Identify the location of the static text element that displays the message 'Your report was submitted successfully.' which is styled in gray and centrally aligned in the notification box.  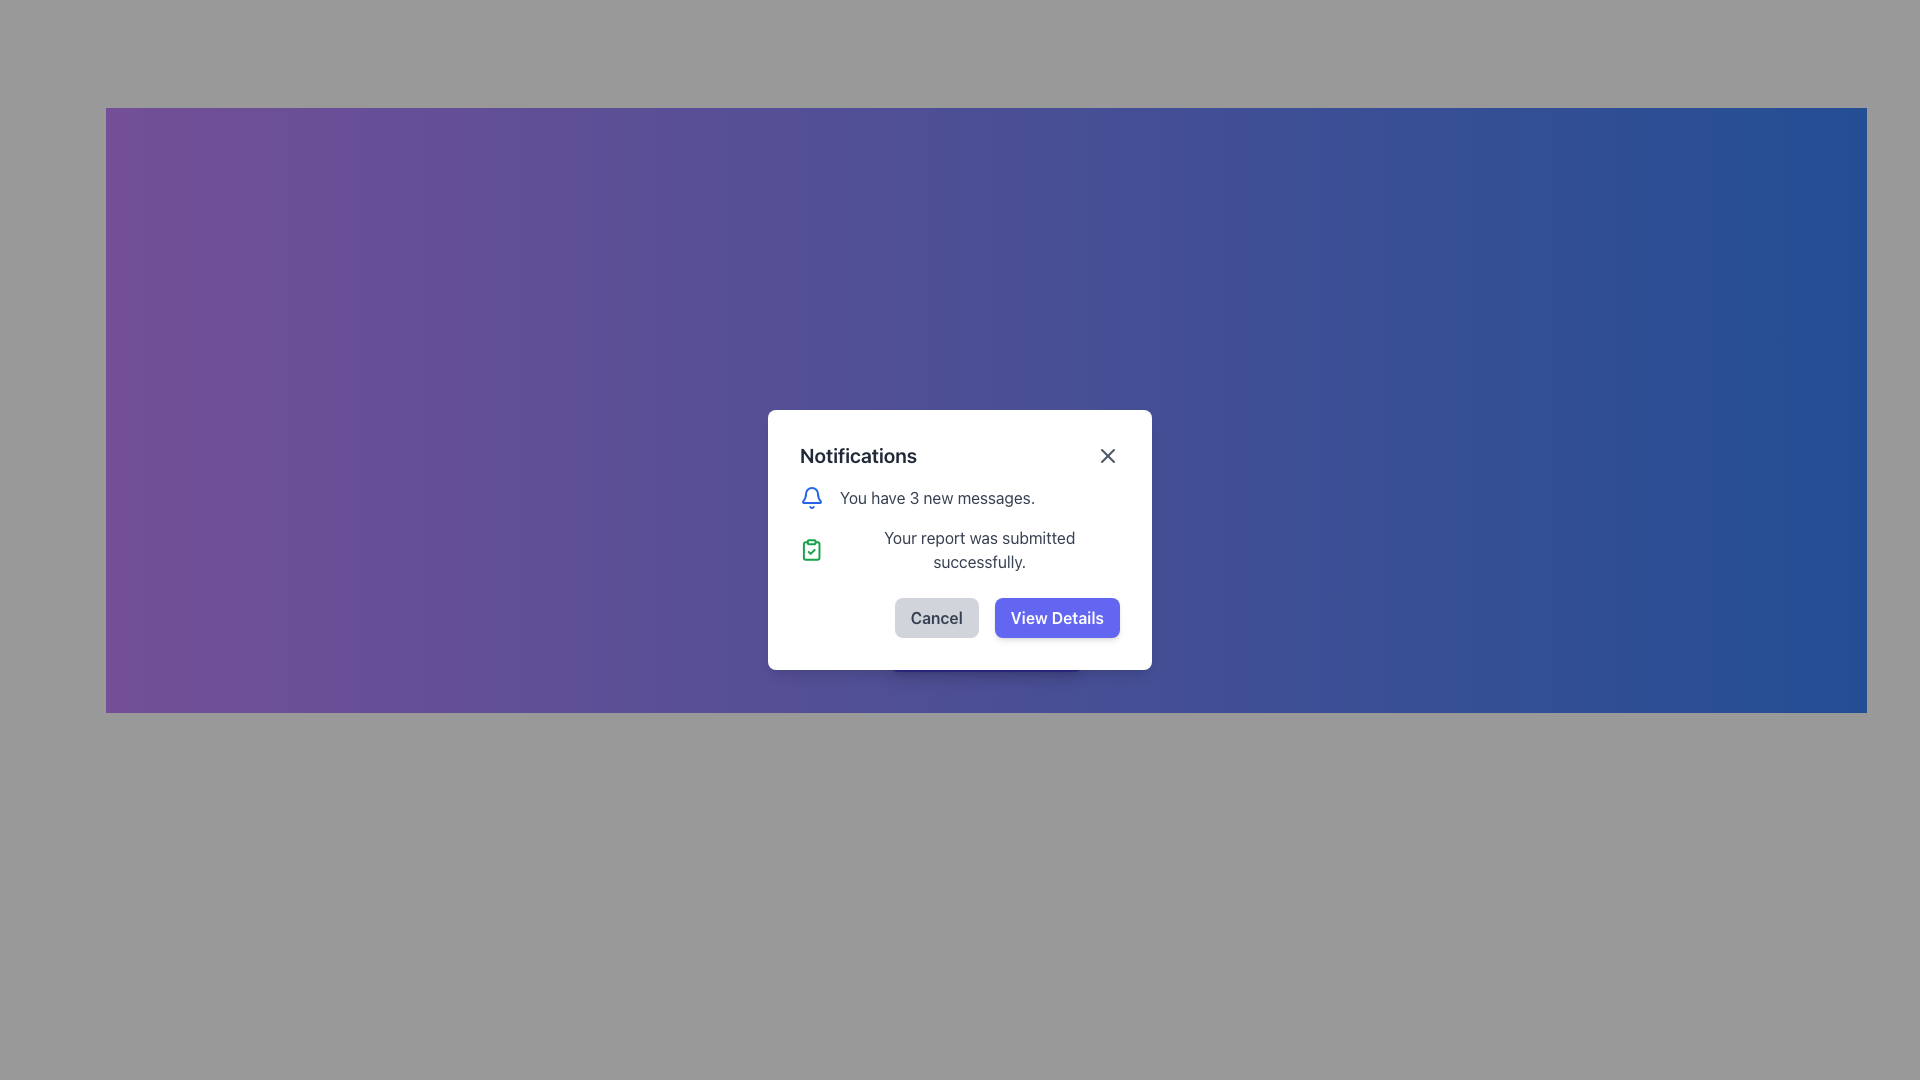
(979, 550).